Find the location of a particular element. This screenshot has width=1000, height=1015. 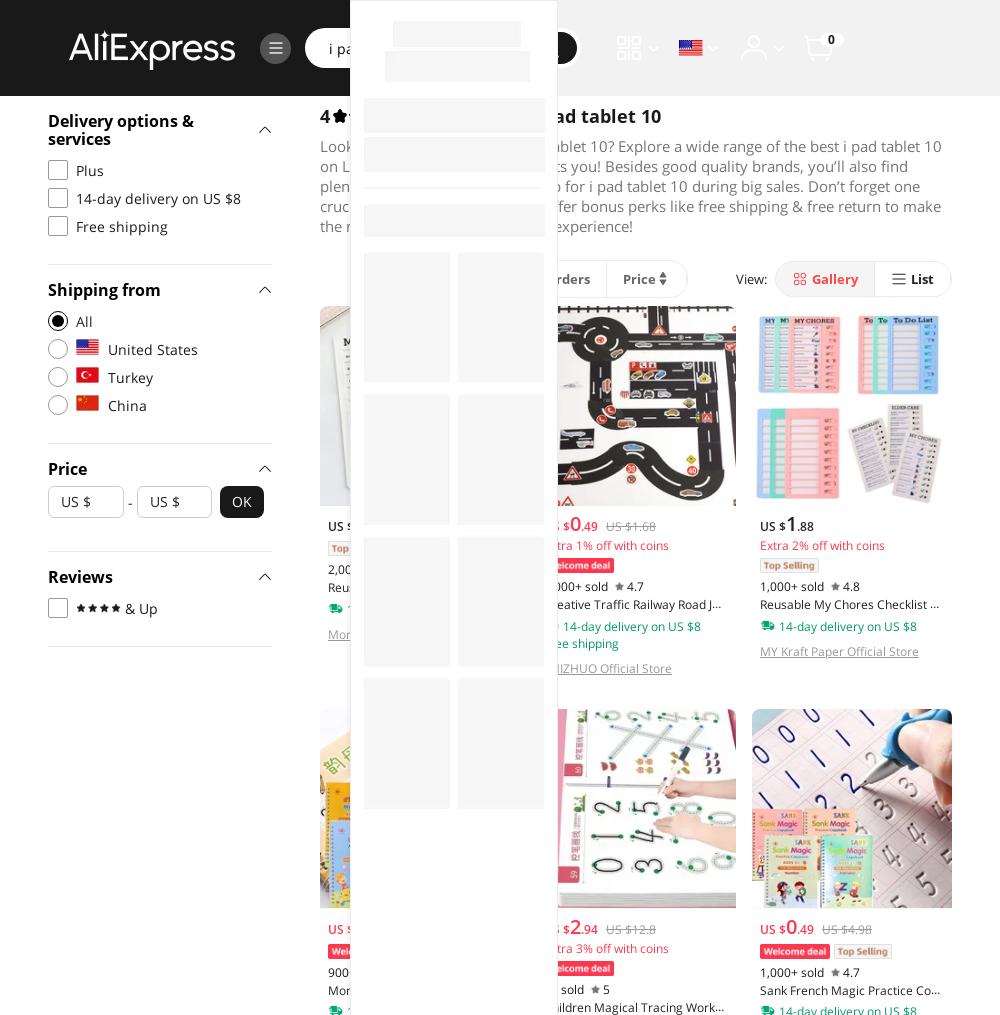

'Sort by' is located at coordinates (367, 279).